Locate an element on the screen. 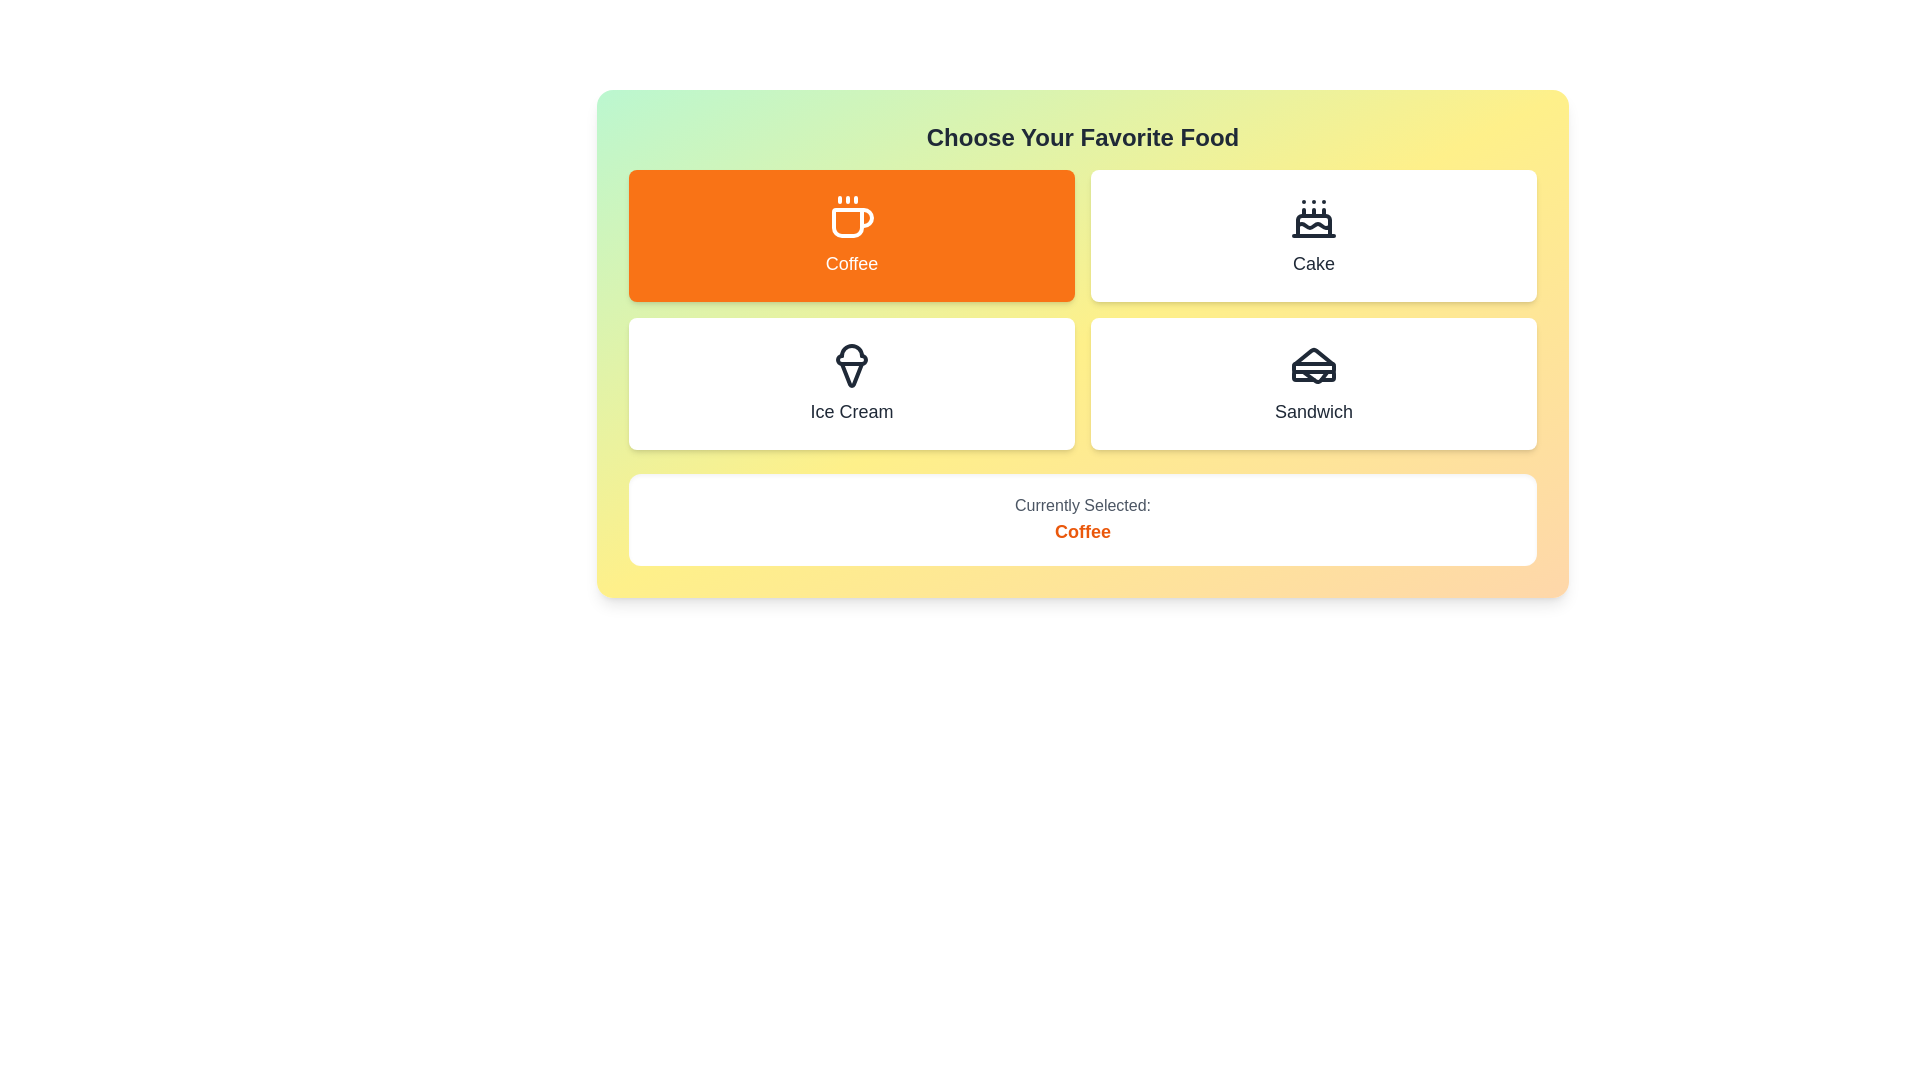 This screenshot has width=1920, height=1080. the category button corresponding to Cake is located at coordinates (1314, 234).